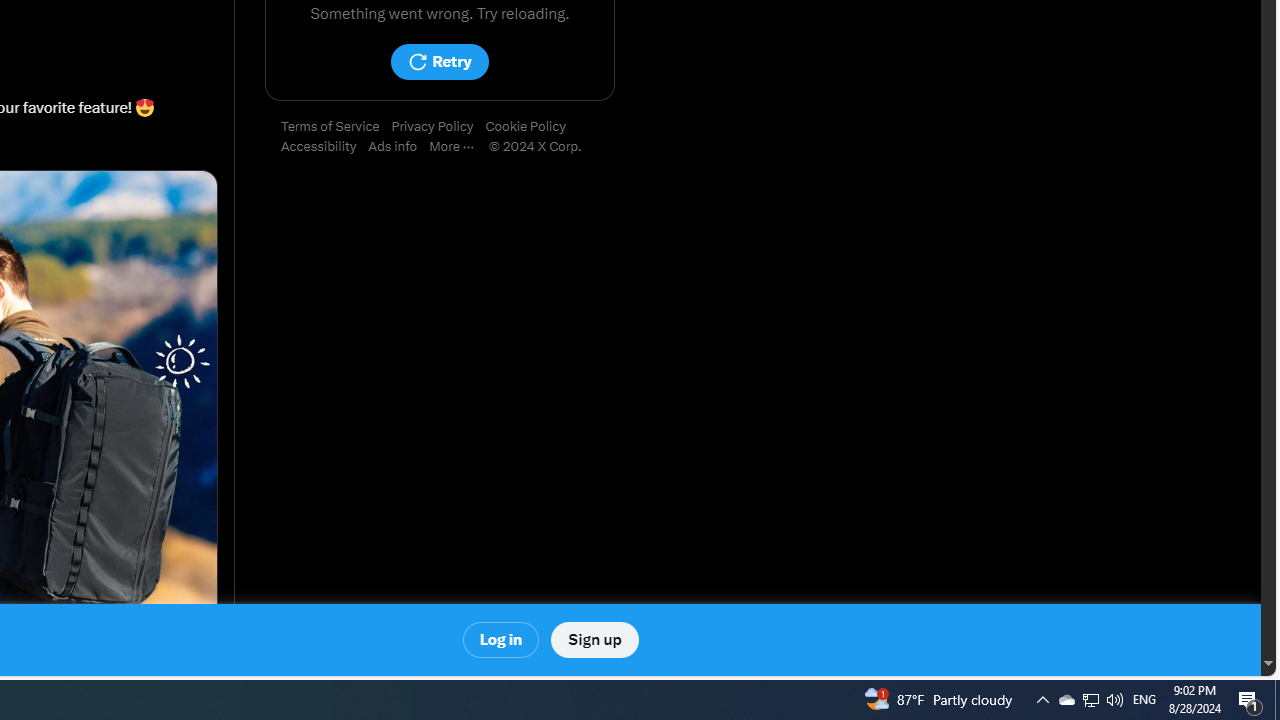 The image size is (1280, 720). What do you see at coordinates (399, 146) in the screenshot?
I see `'Ads info'` at bounding box center [399, 146].